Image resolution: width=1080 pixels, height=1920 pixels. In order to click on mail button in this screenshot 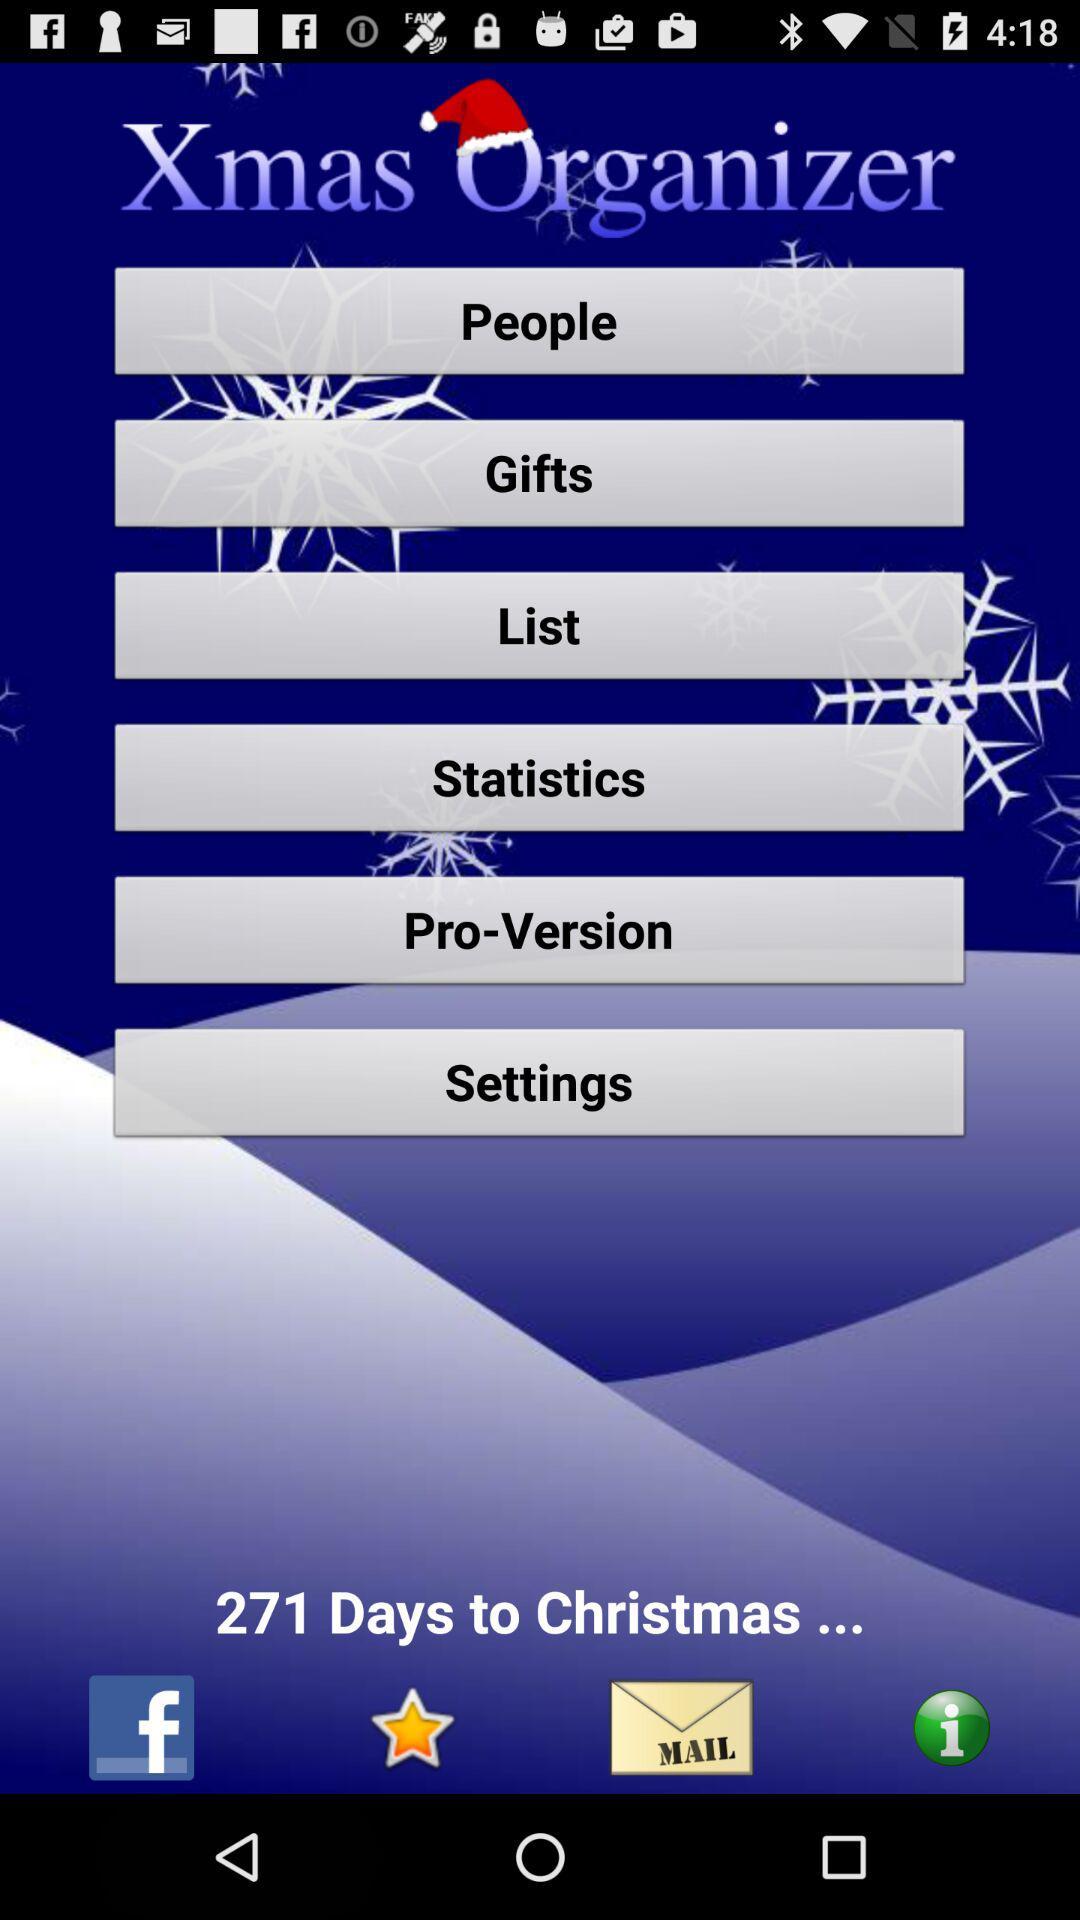, I will do `click(680, 1727)`.